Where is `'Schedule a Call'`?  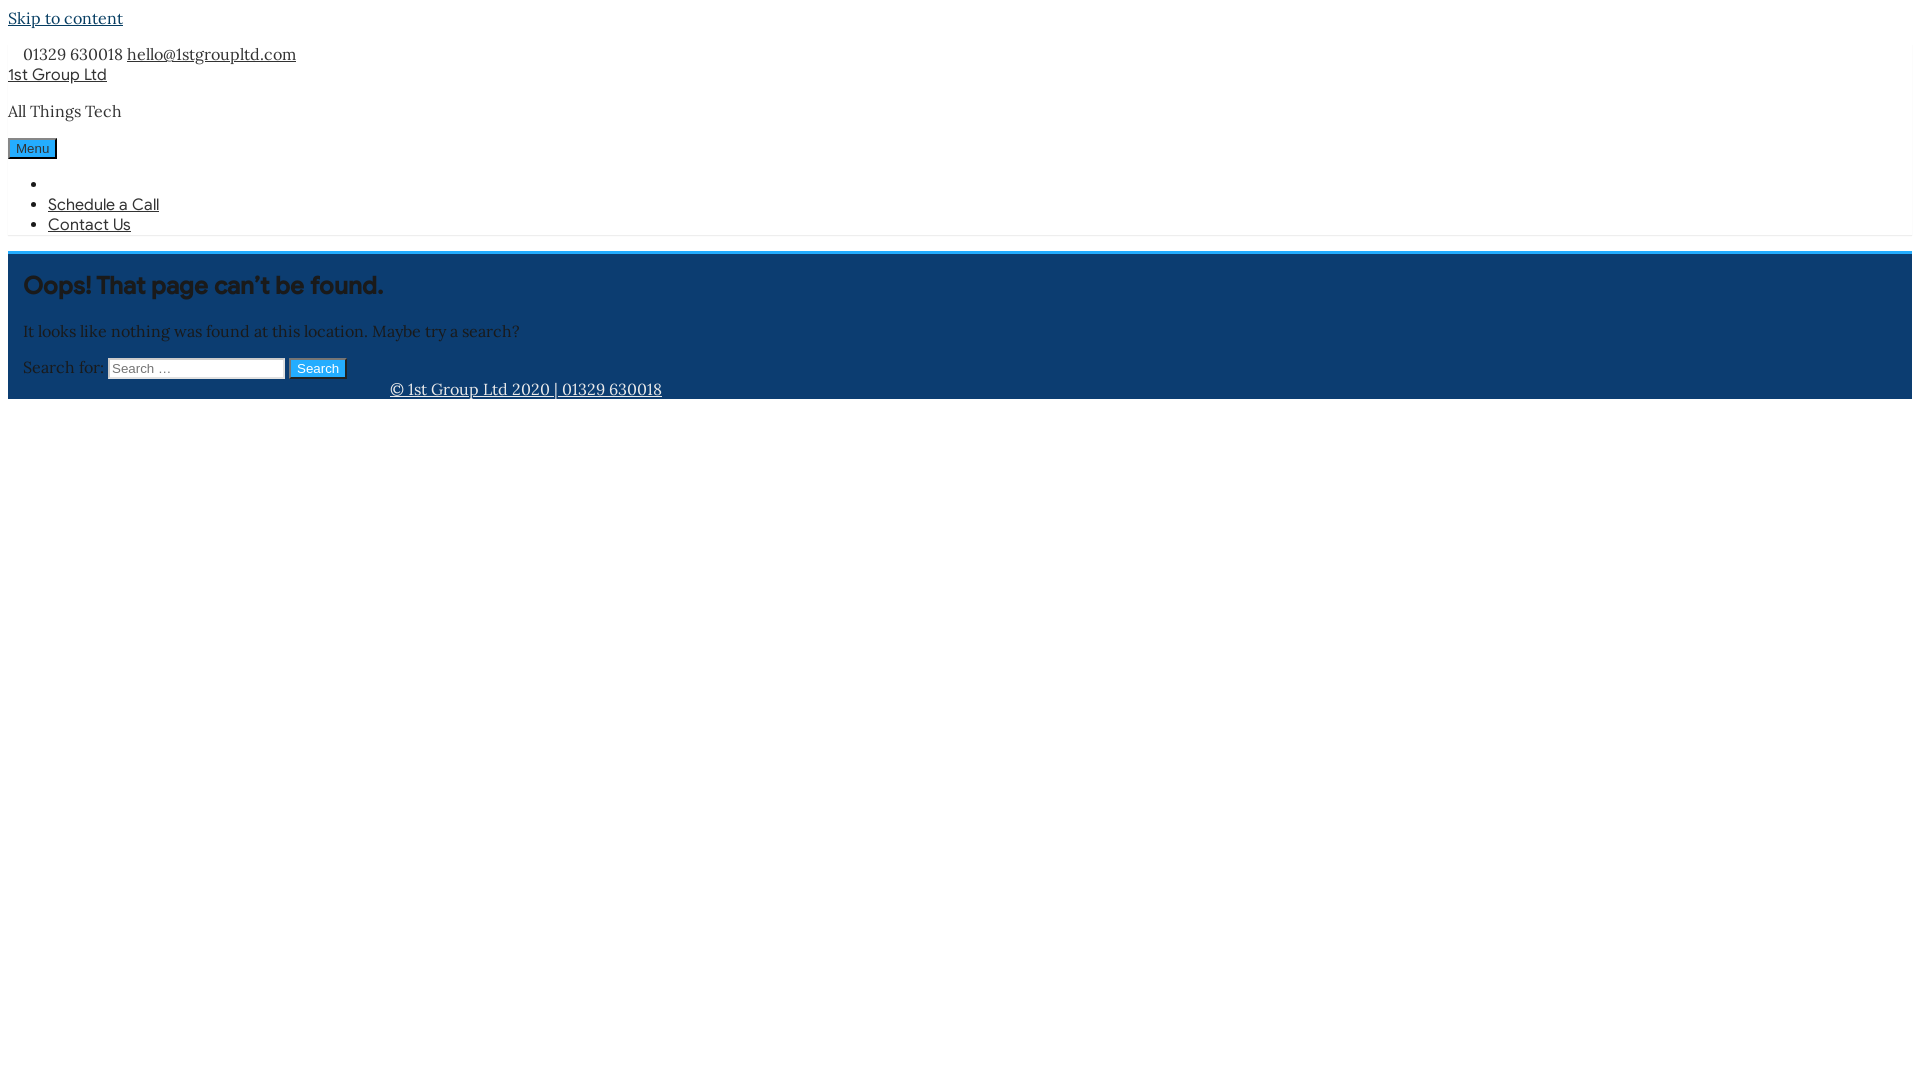 'Schedule a Call' is located at coordinates (48, 204).